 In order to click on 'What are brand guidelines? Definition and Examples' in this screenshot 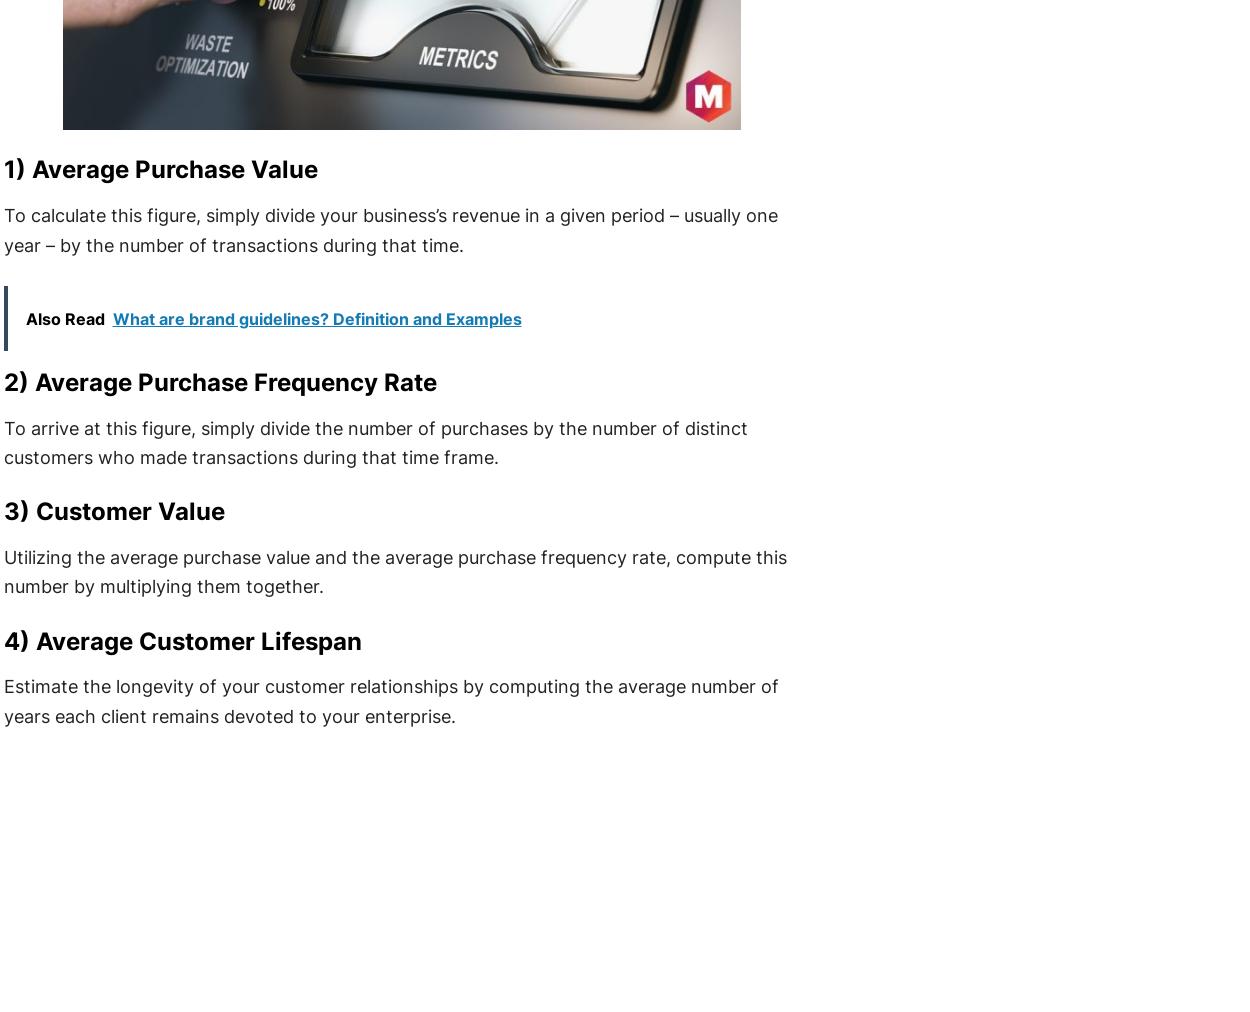, I will do `click(315, 316)`.